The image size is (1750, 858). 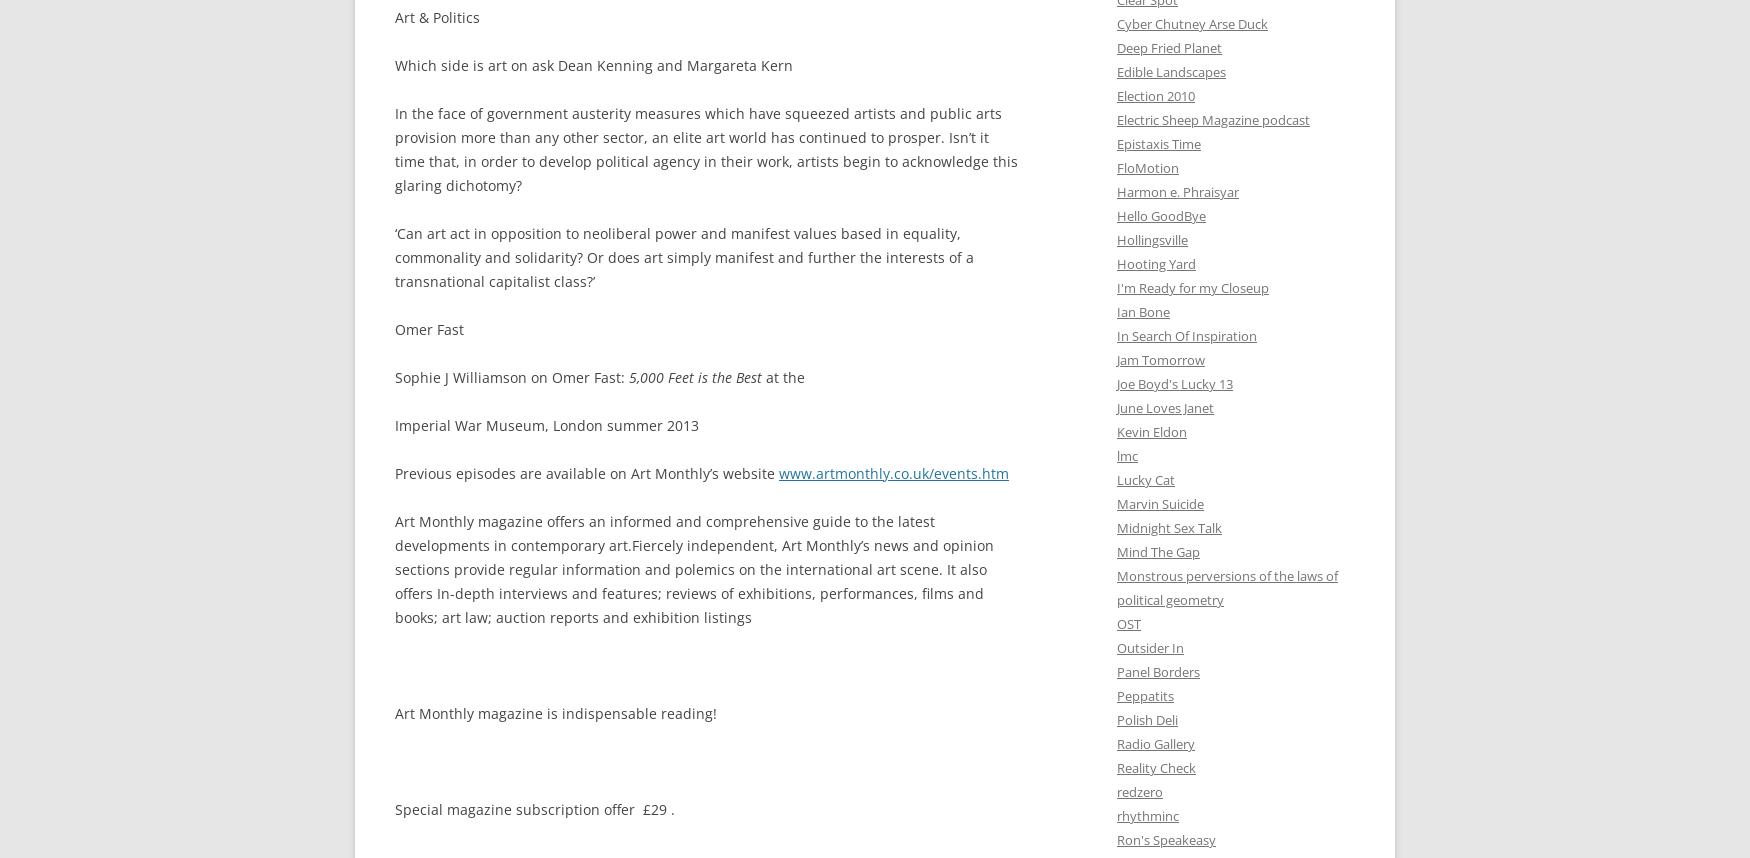 I want to click on 'Marvin Suicide', so click(x=1159, y=502).